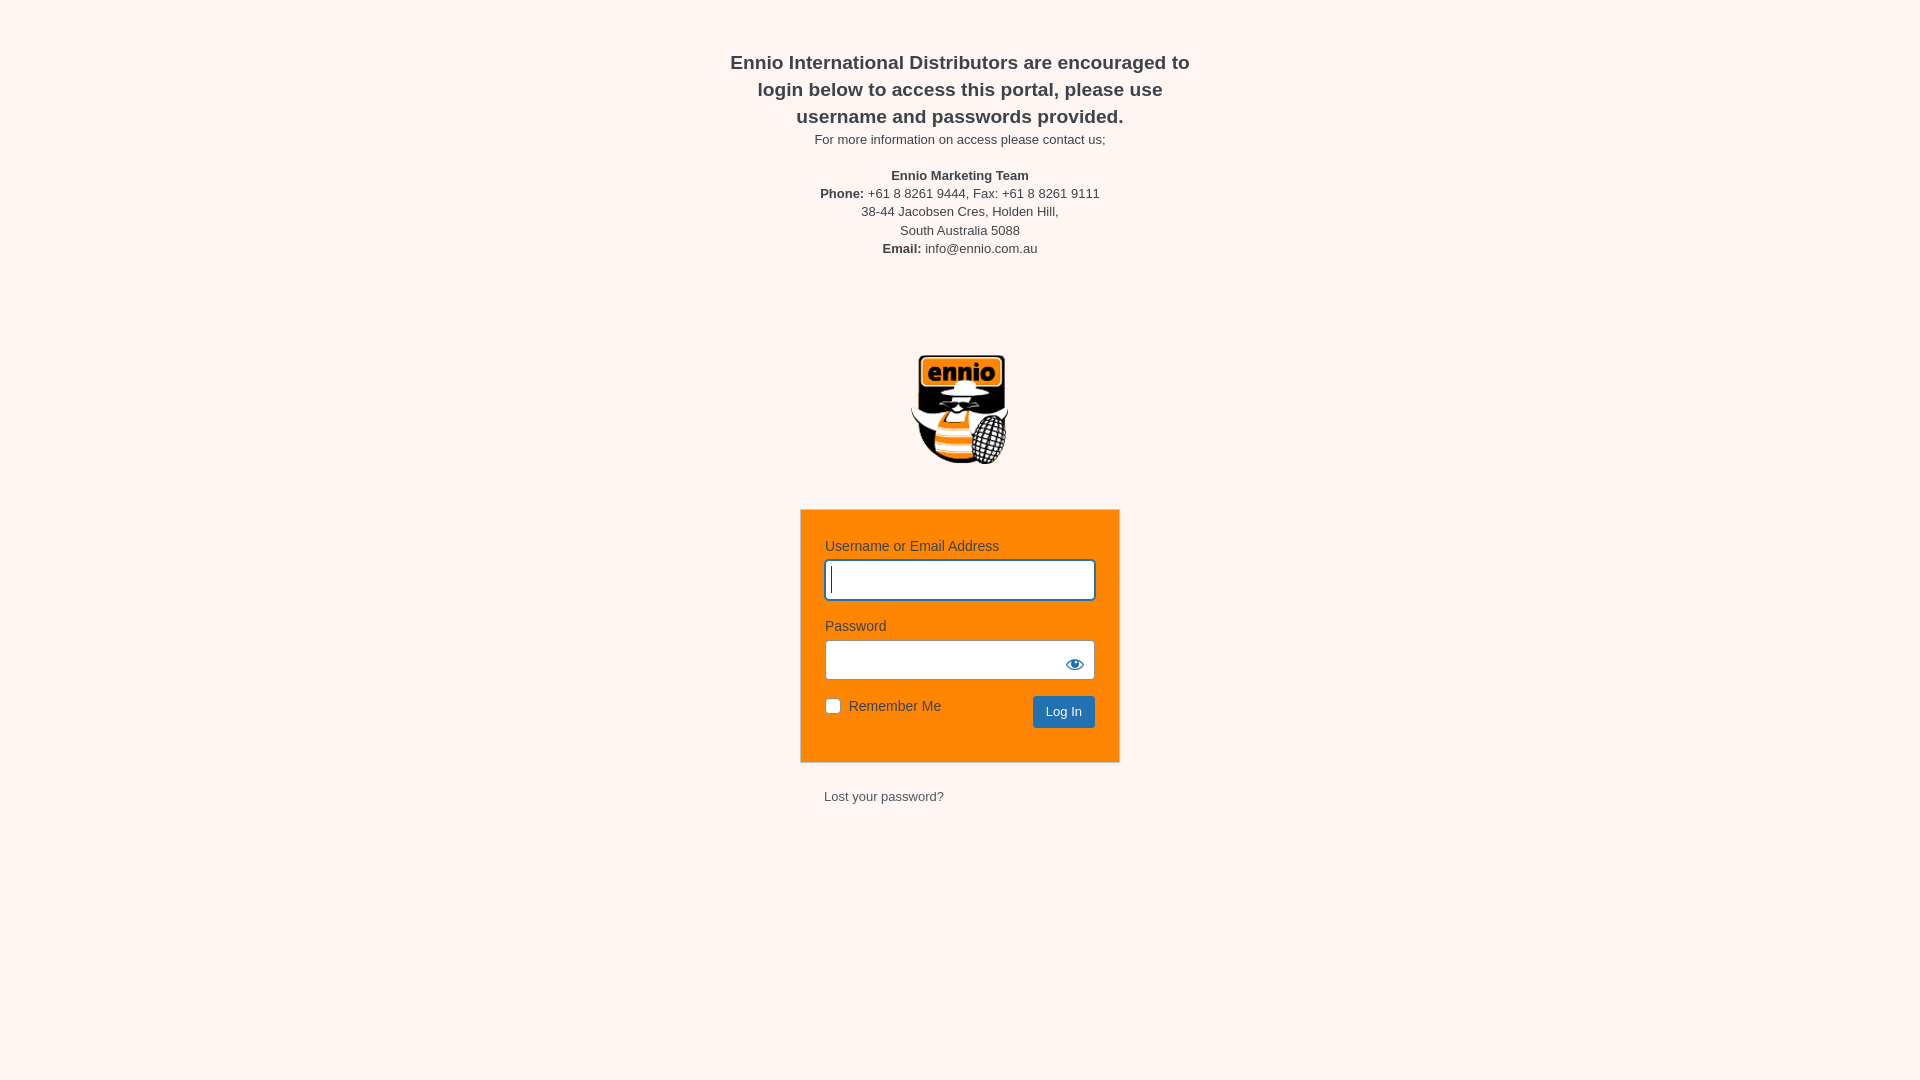 Image resolution: width=1920 pixels, height=1080 pixels. I want to click on 'Log In', so click(1032, 711).